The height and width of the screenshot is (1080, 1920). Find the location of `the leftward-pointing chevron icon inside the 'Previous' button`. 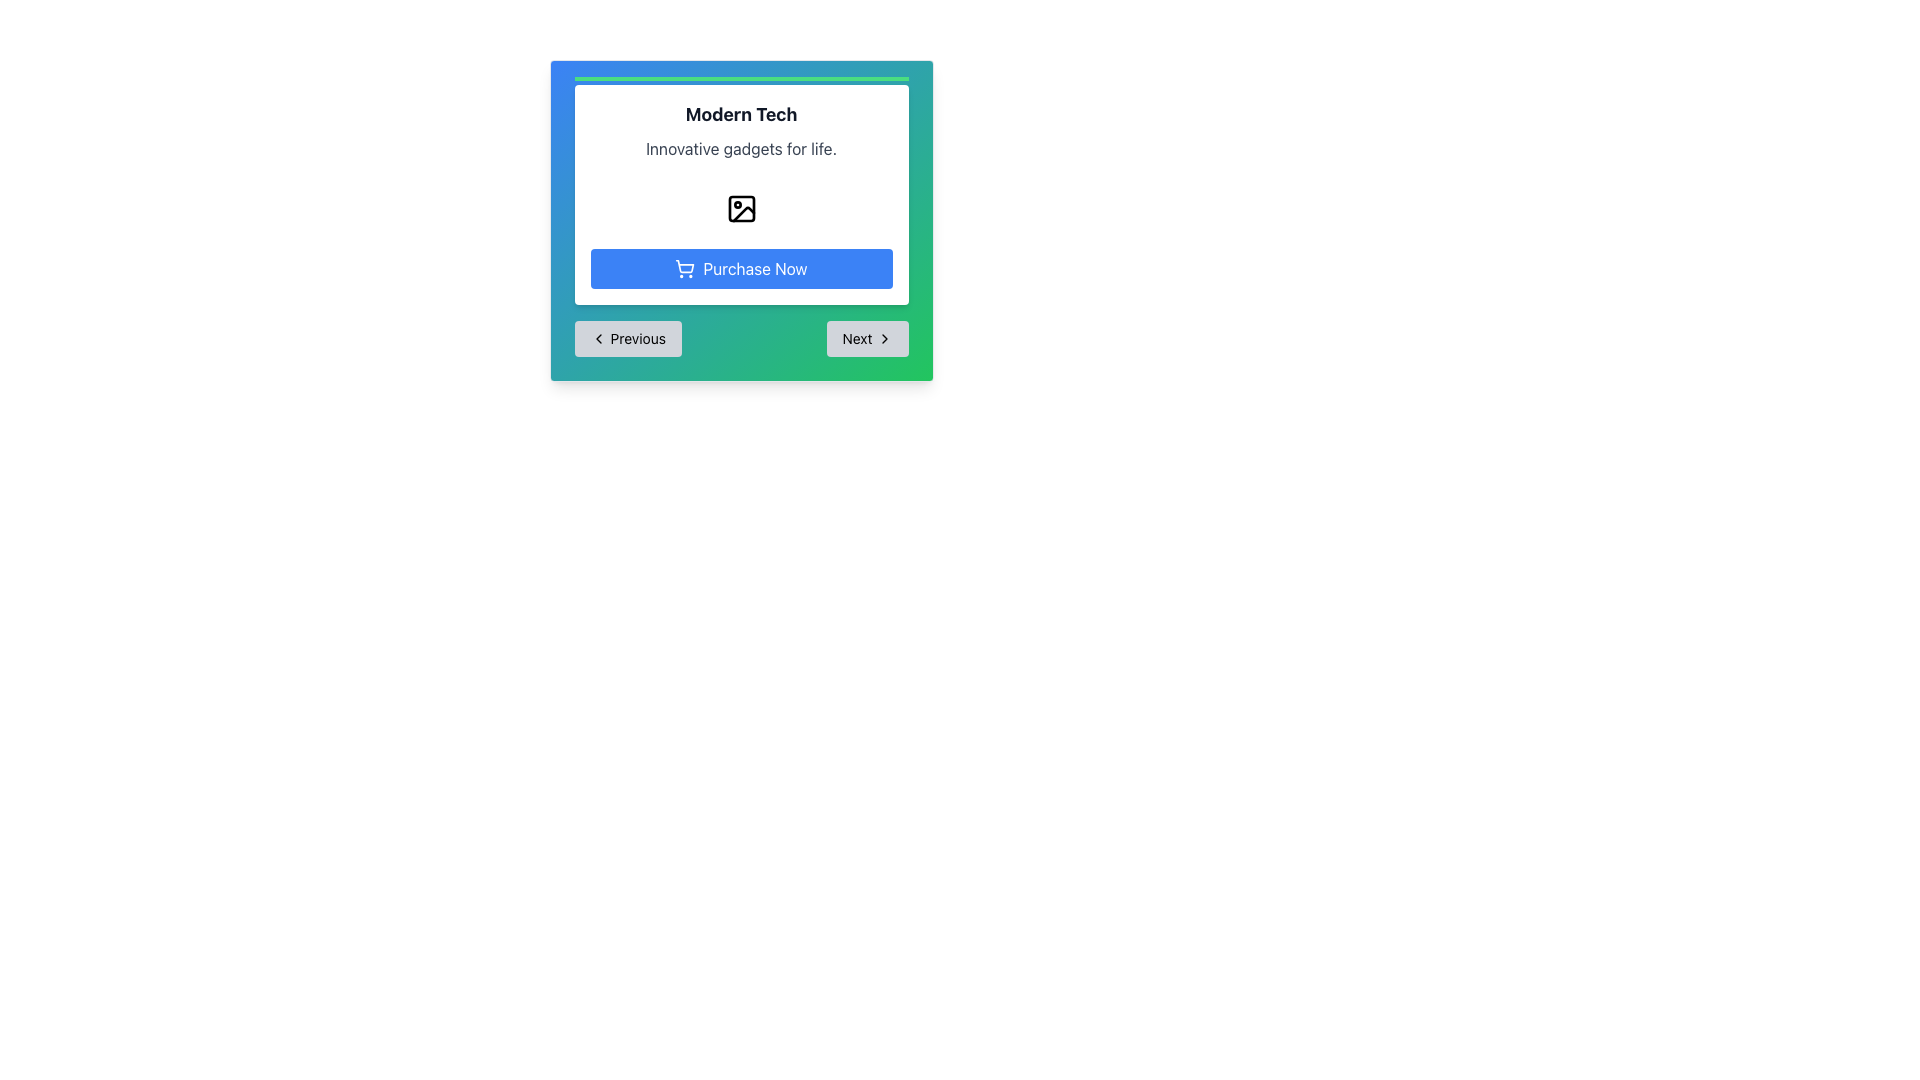

the leftward-pointing chevron icon inside the 'Previous' button is located at coordinates (597, 338).